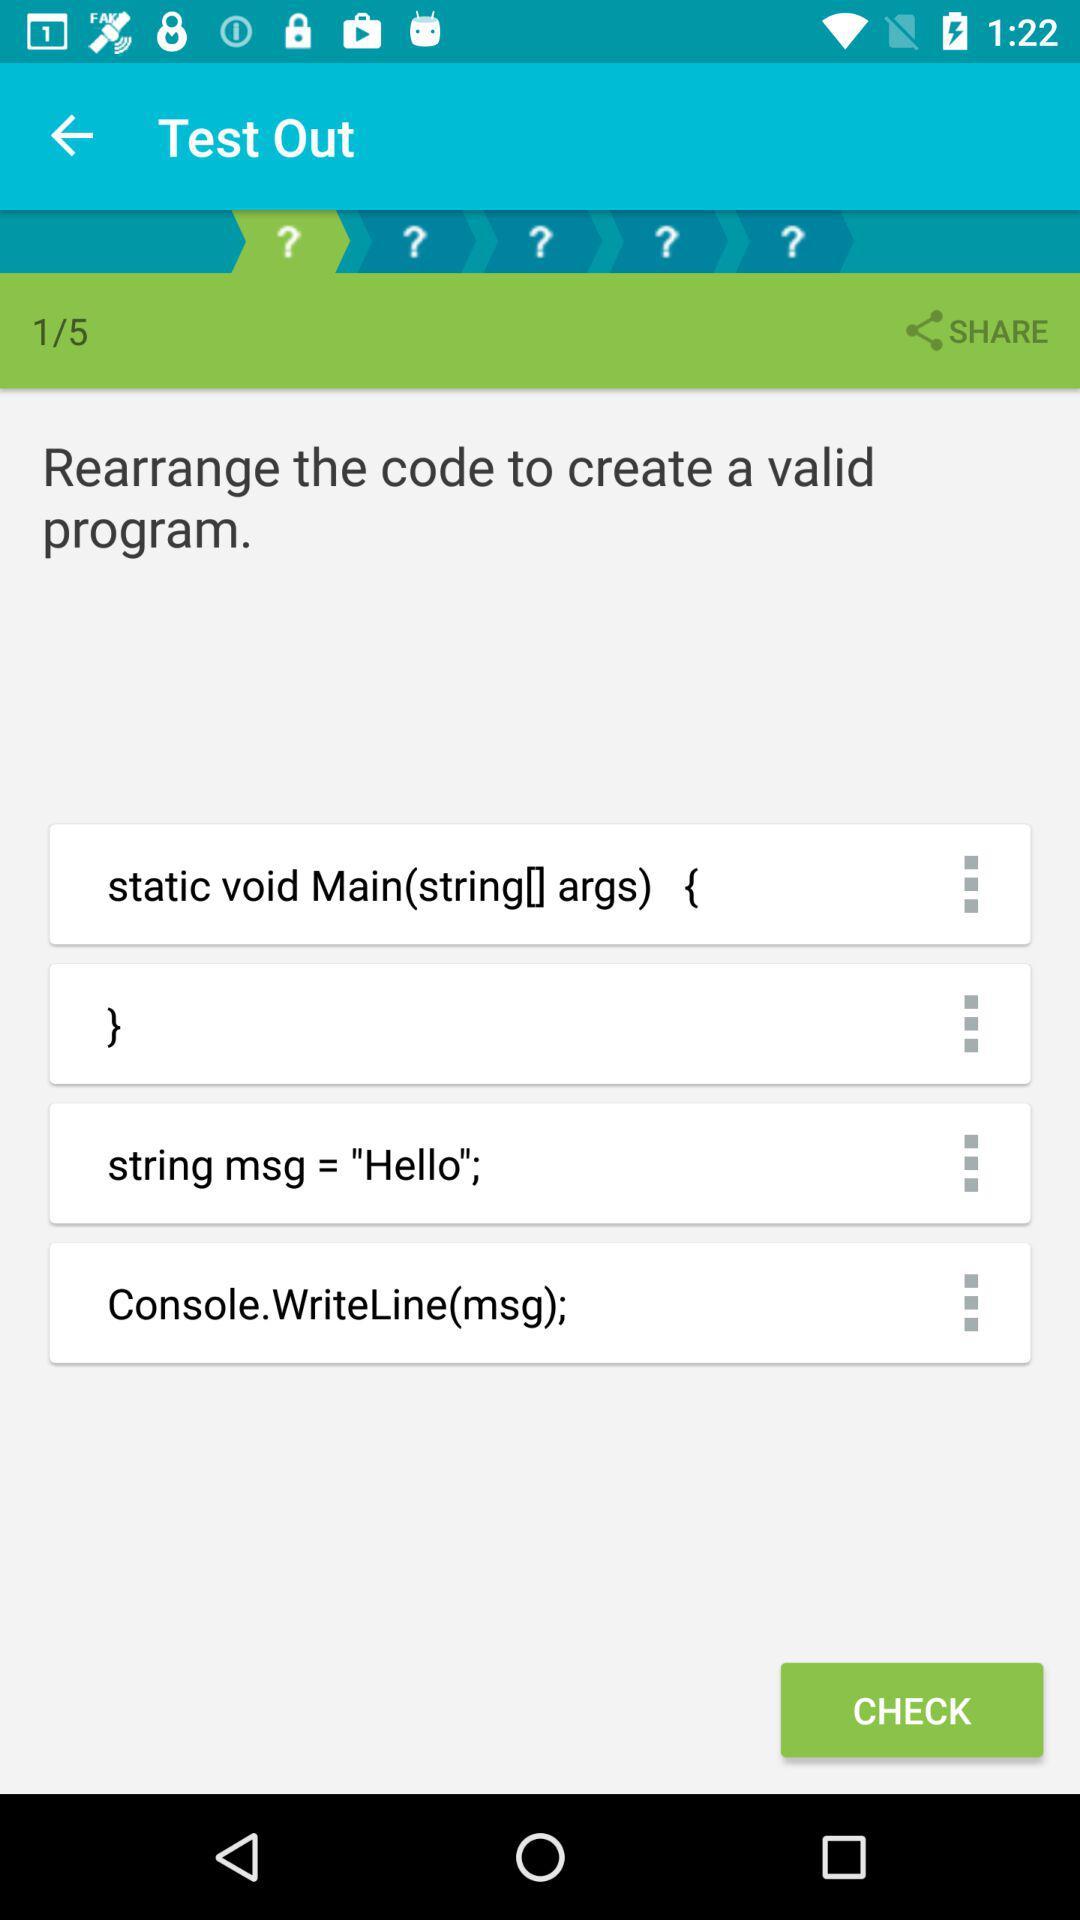 This screenshot has width=1080, height=1920. What do you see at coordinates (666, 240) in the screenshot?
I see `open question` at bounding box center [666, 240].